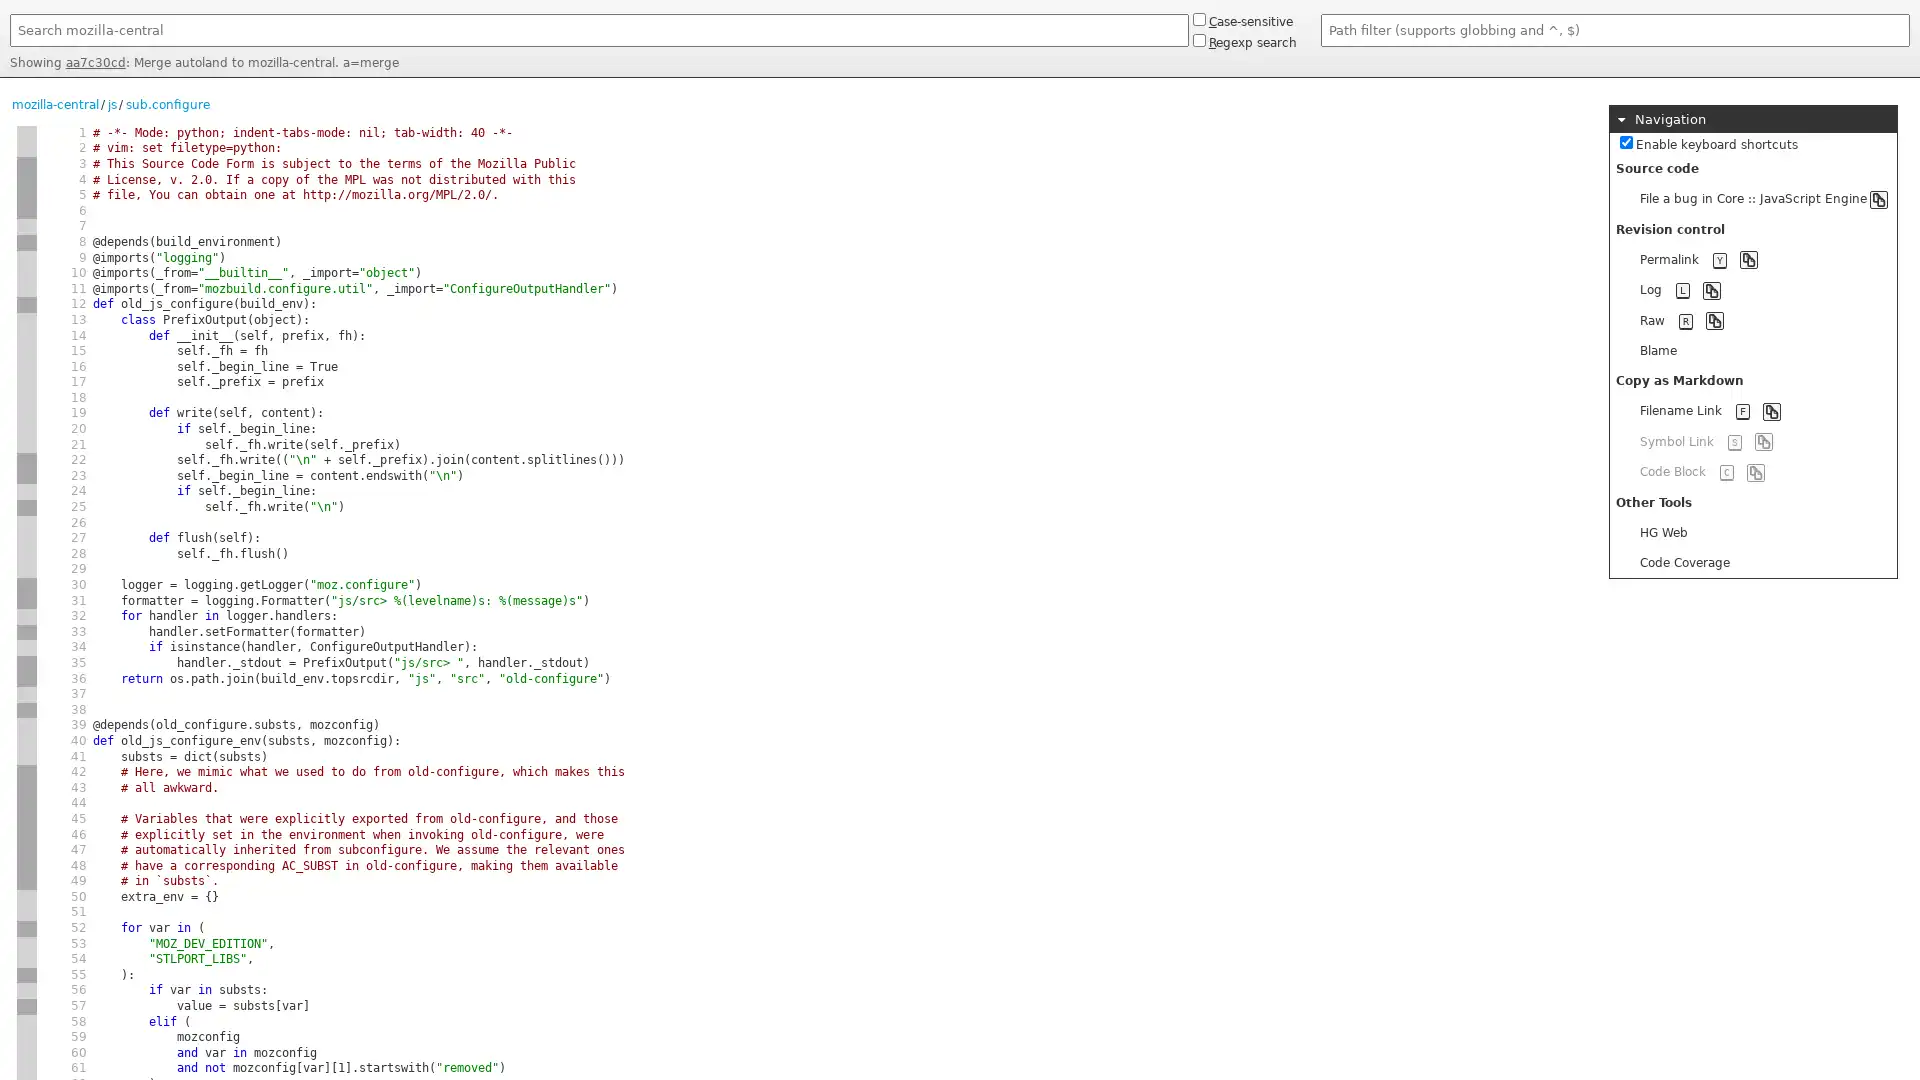 The image size is (1920, 1080). What do you see at coordinates (27, 366) in the screenshot?
I see `same hash 6` at bounding box center [27, 366].